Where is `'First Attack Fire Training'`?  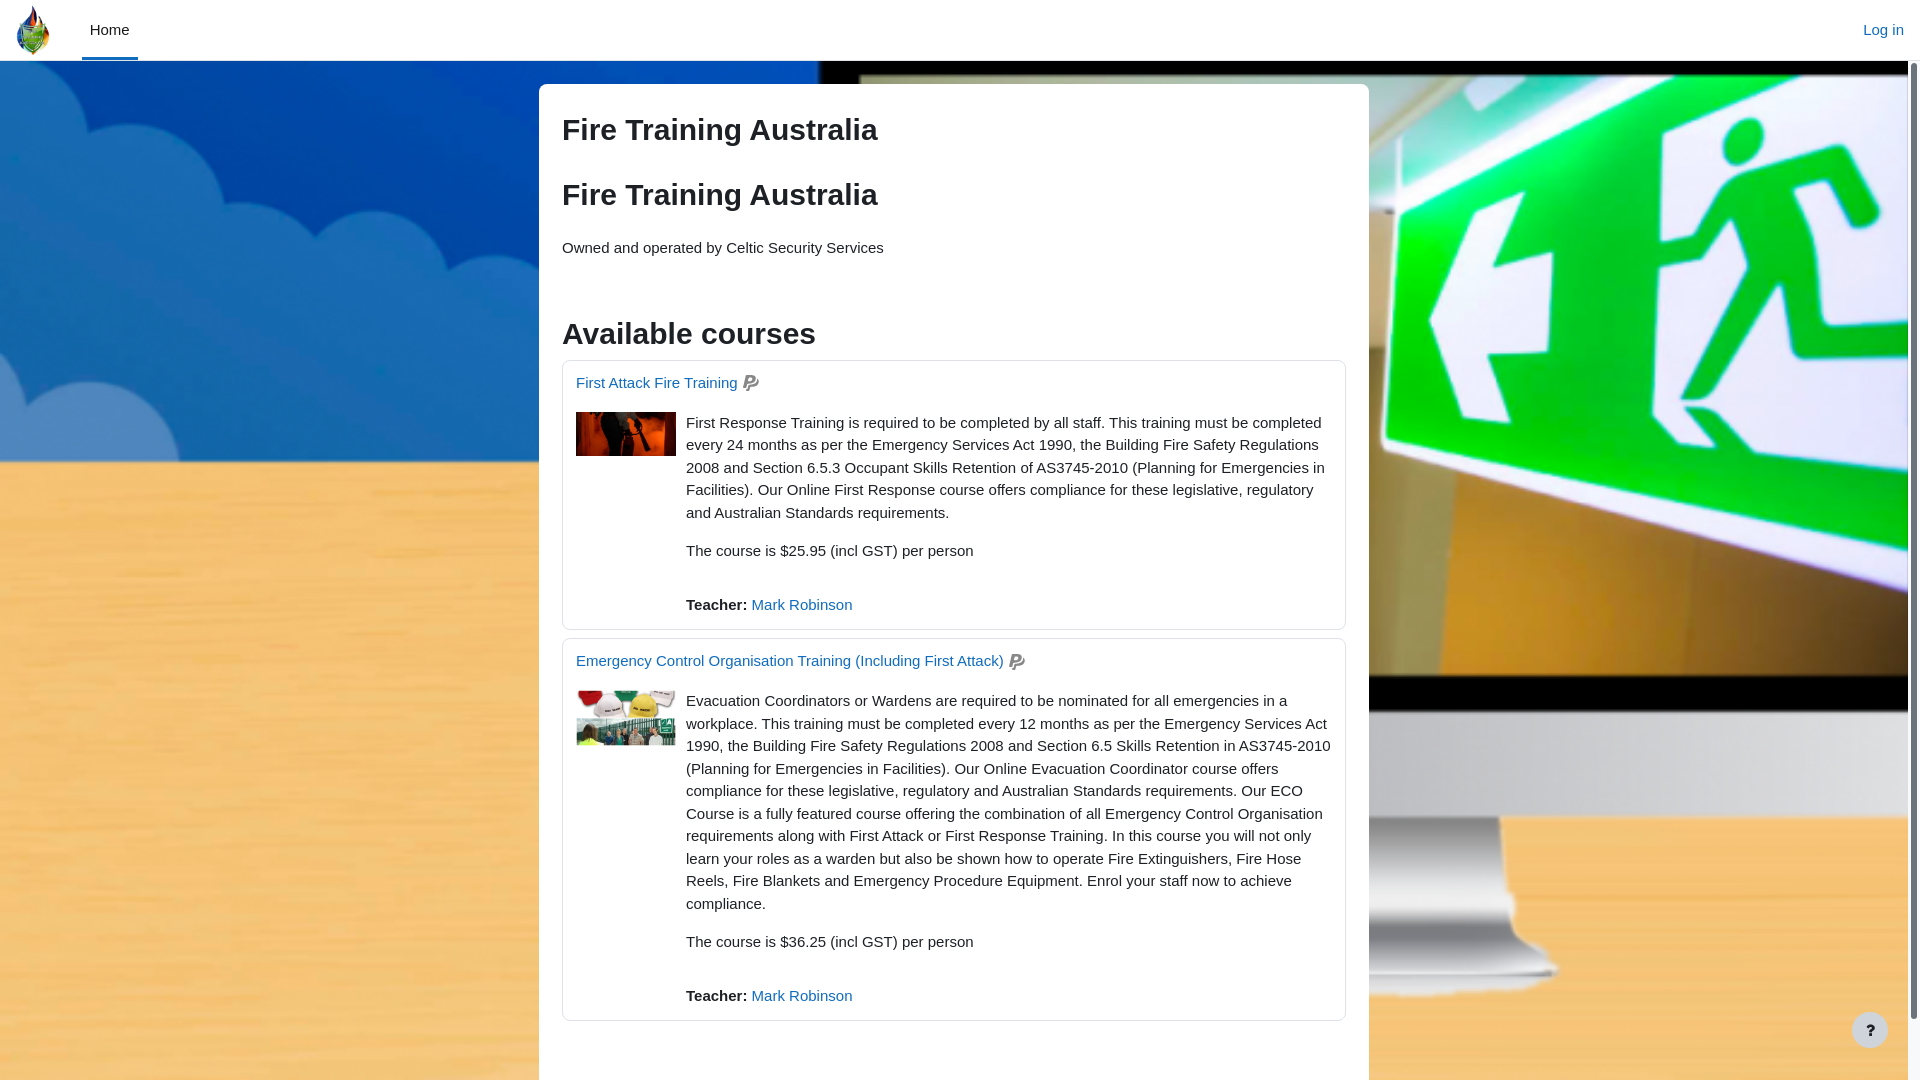
'First Attack Fire Training' is located at coordinates (575, 382).